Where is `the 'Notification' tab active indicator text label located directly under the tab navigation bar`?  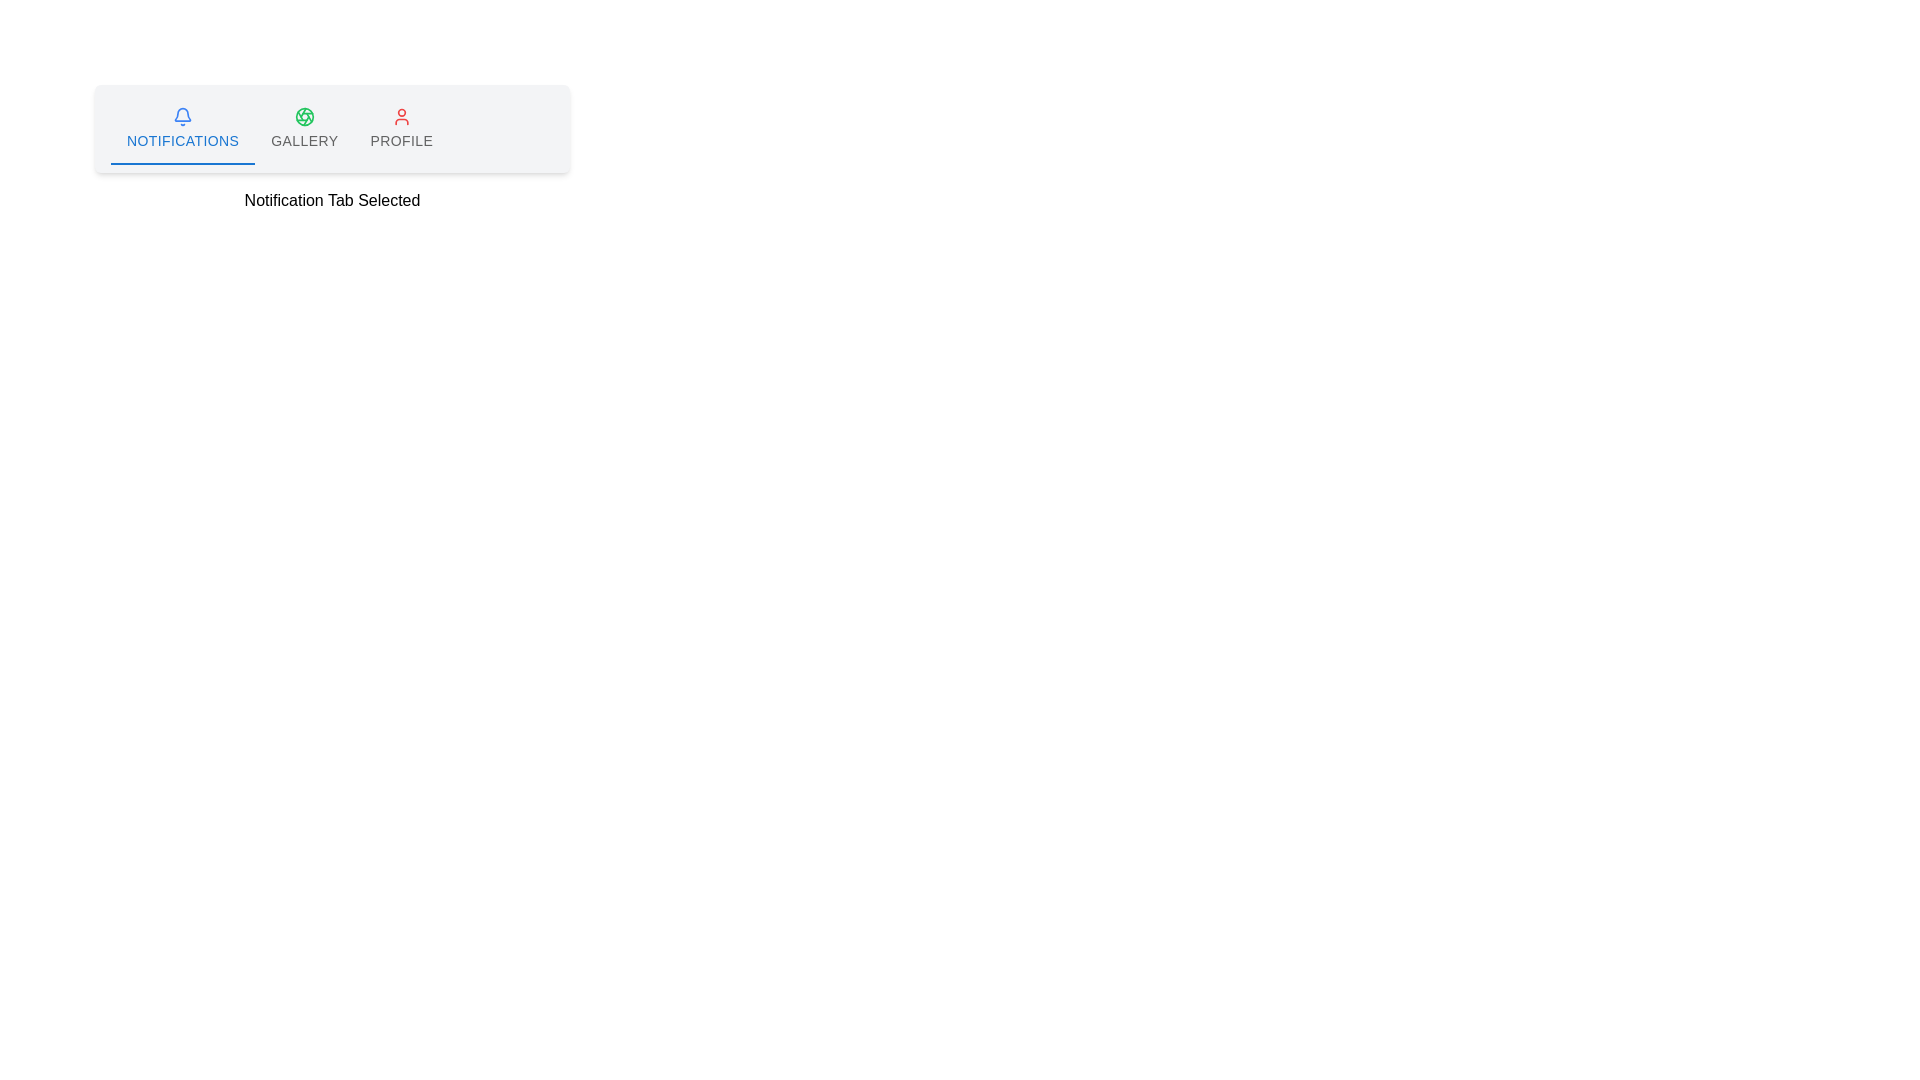 the 'Notification' tab active indicator text label located directly under the tab navigation bar is located at coordinates (332, 200).